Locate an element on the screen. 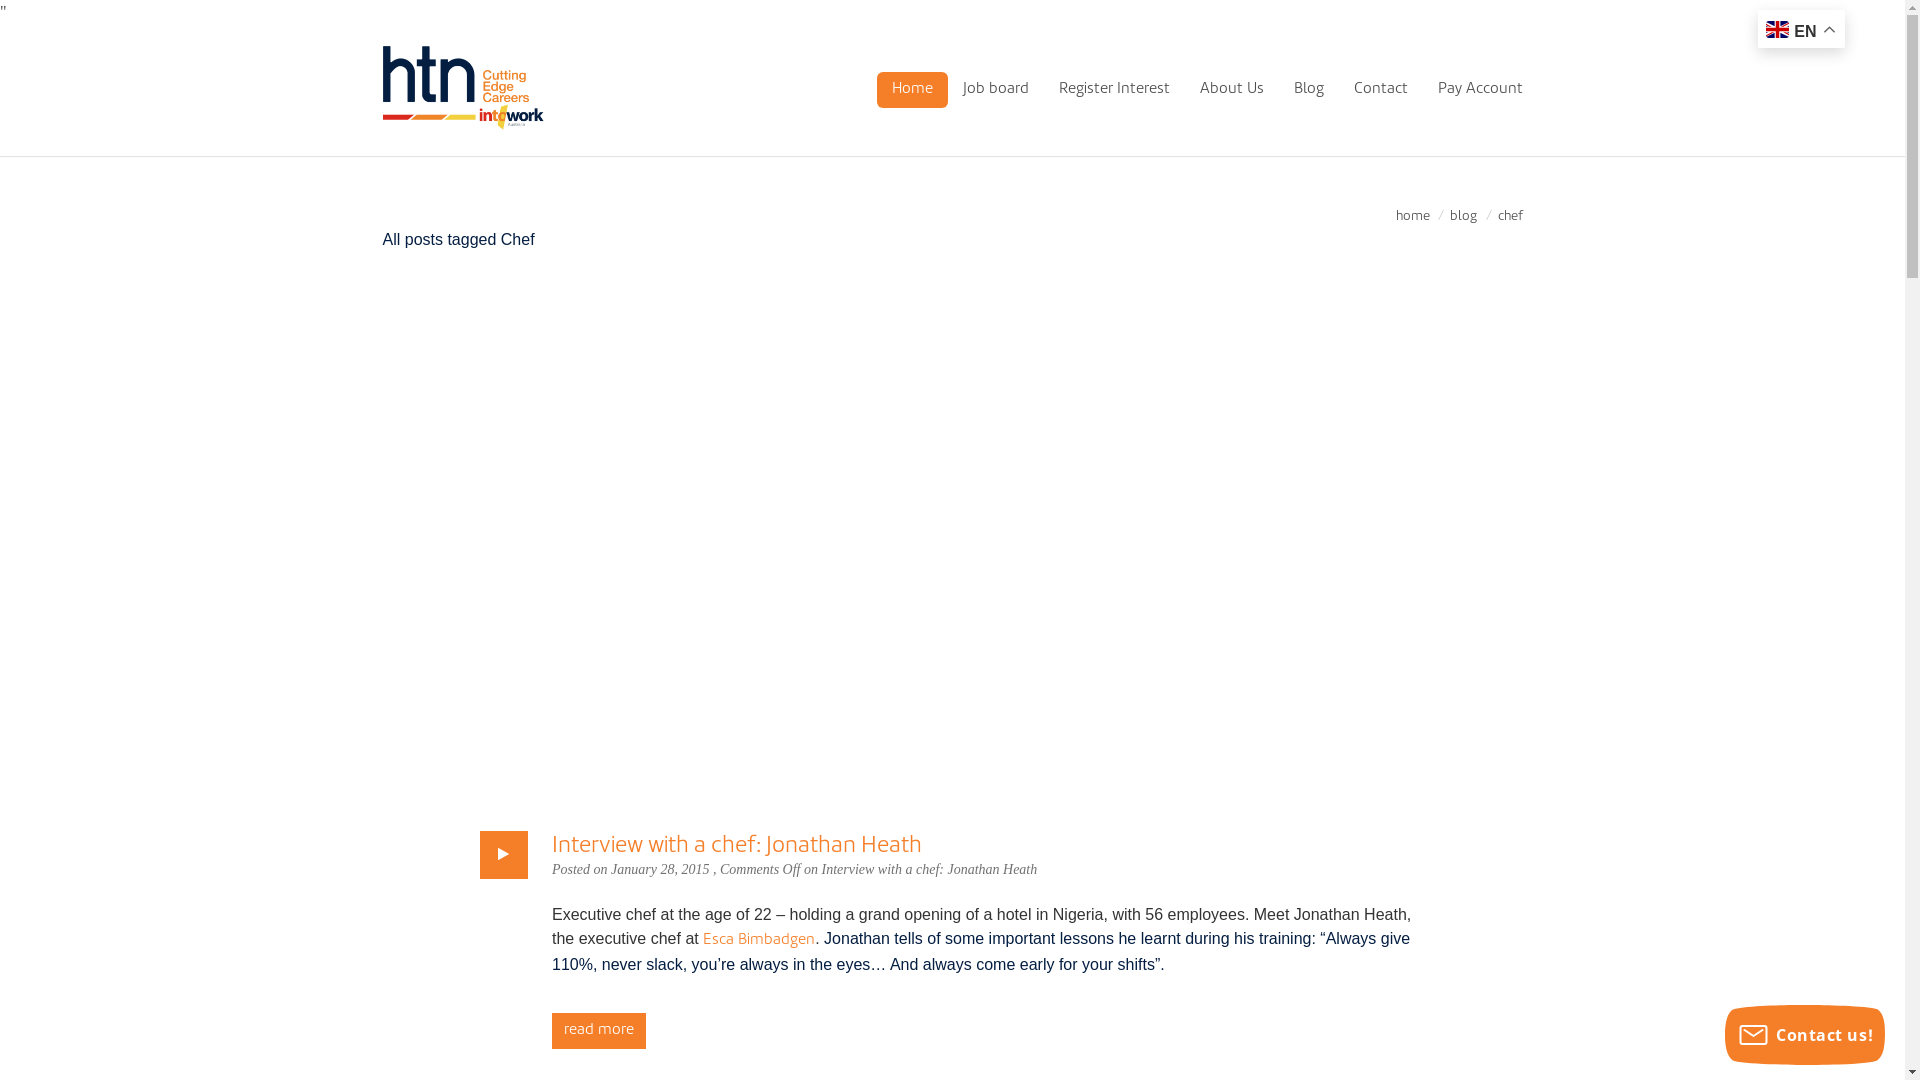 The height and width of the screenshot is (1080, 1920). 'About Us' is located at coordinates (1229, 88).